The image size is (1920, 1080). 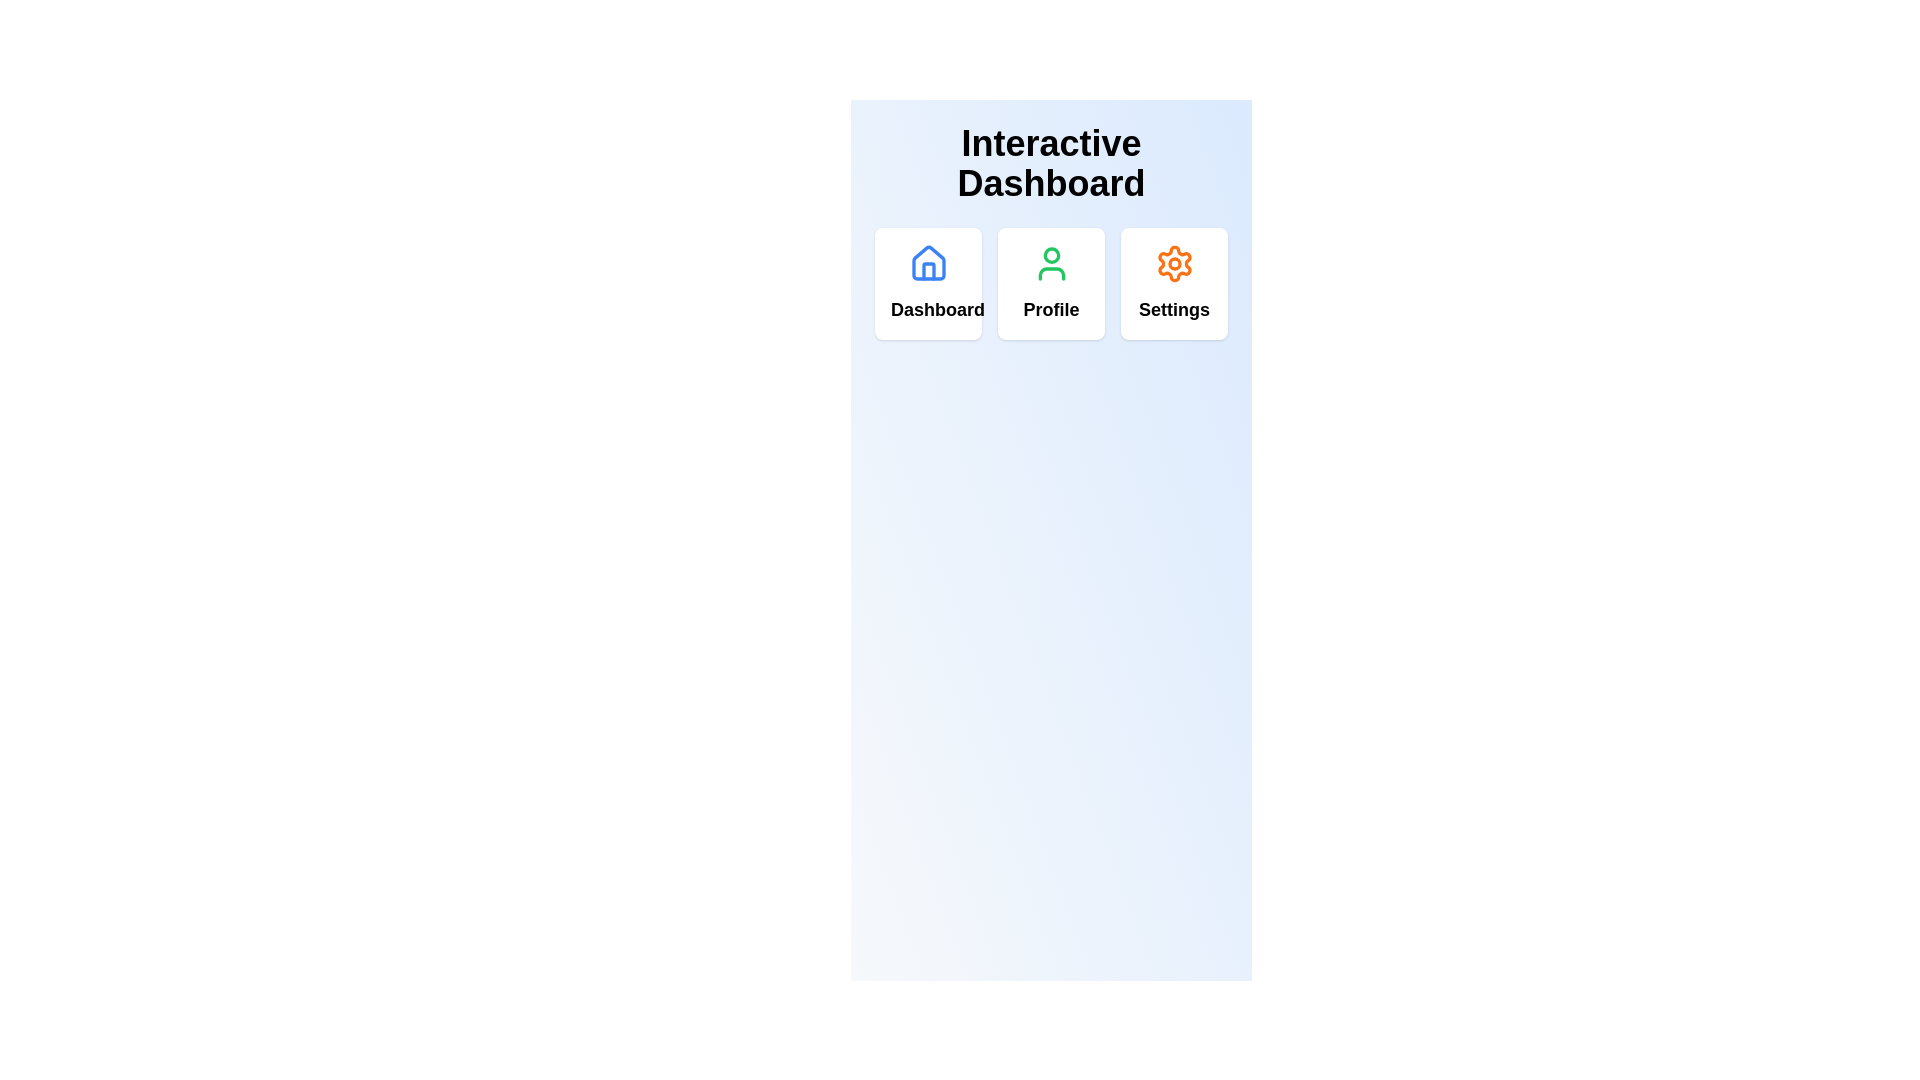 What do you see at coordinates (927, 284) in the screenshot?
I see `the leftmost card element in the grid` at bounding box center [927, 284].